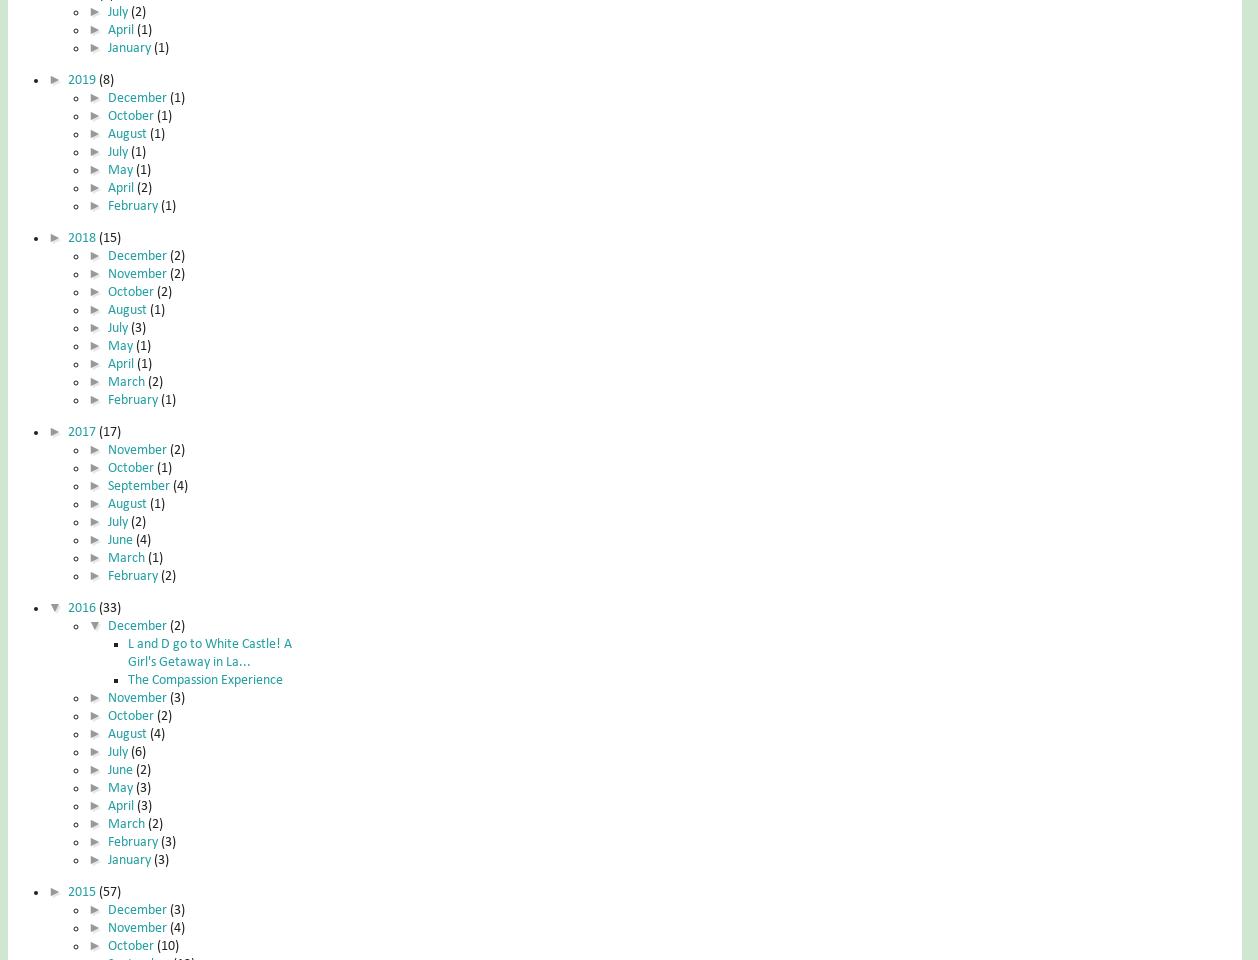  Describe the element at coordinates (127, 651) in the screenshot. I see `'L and D go to White Castle! A Girl's Getaway in La...'` at that location.